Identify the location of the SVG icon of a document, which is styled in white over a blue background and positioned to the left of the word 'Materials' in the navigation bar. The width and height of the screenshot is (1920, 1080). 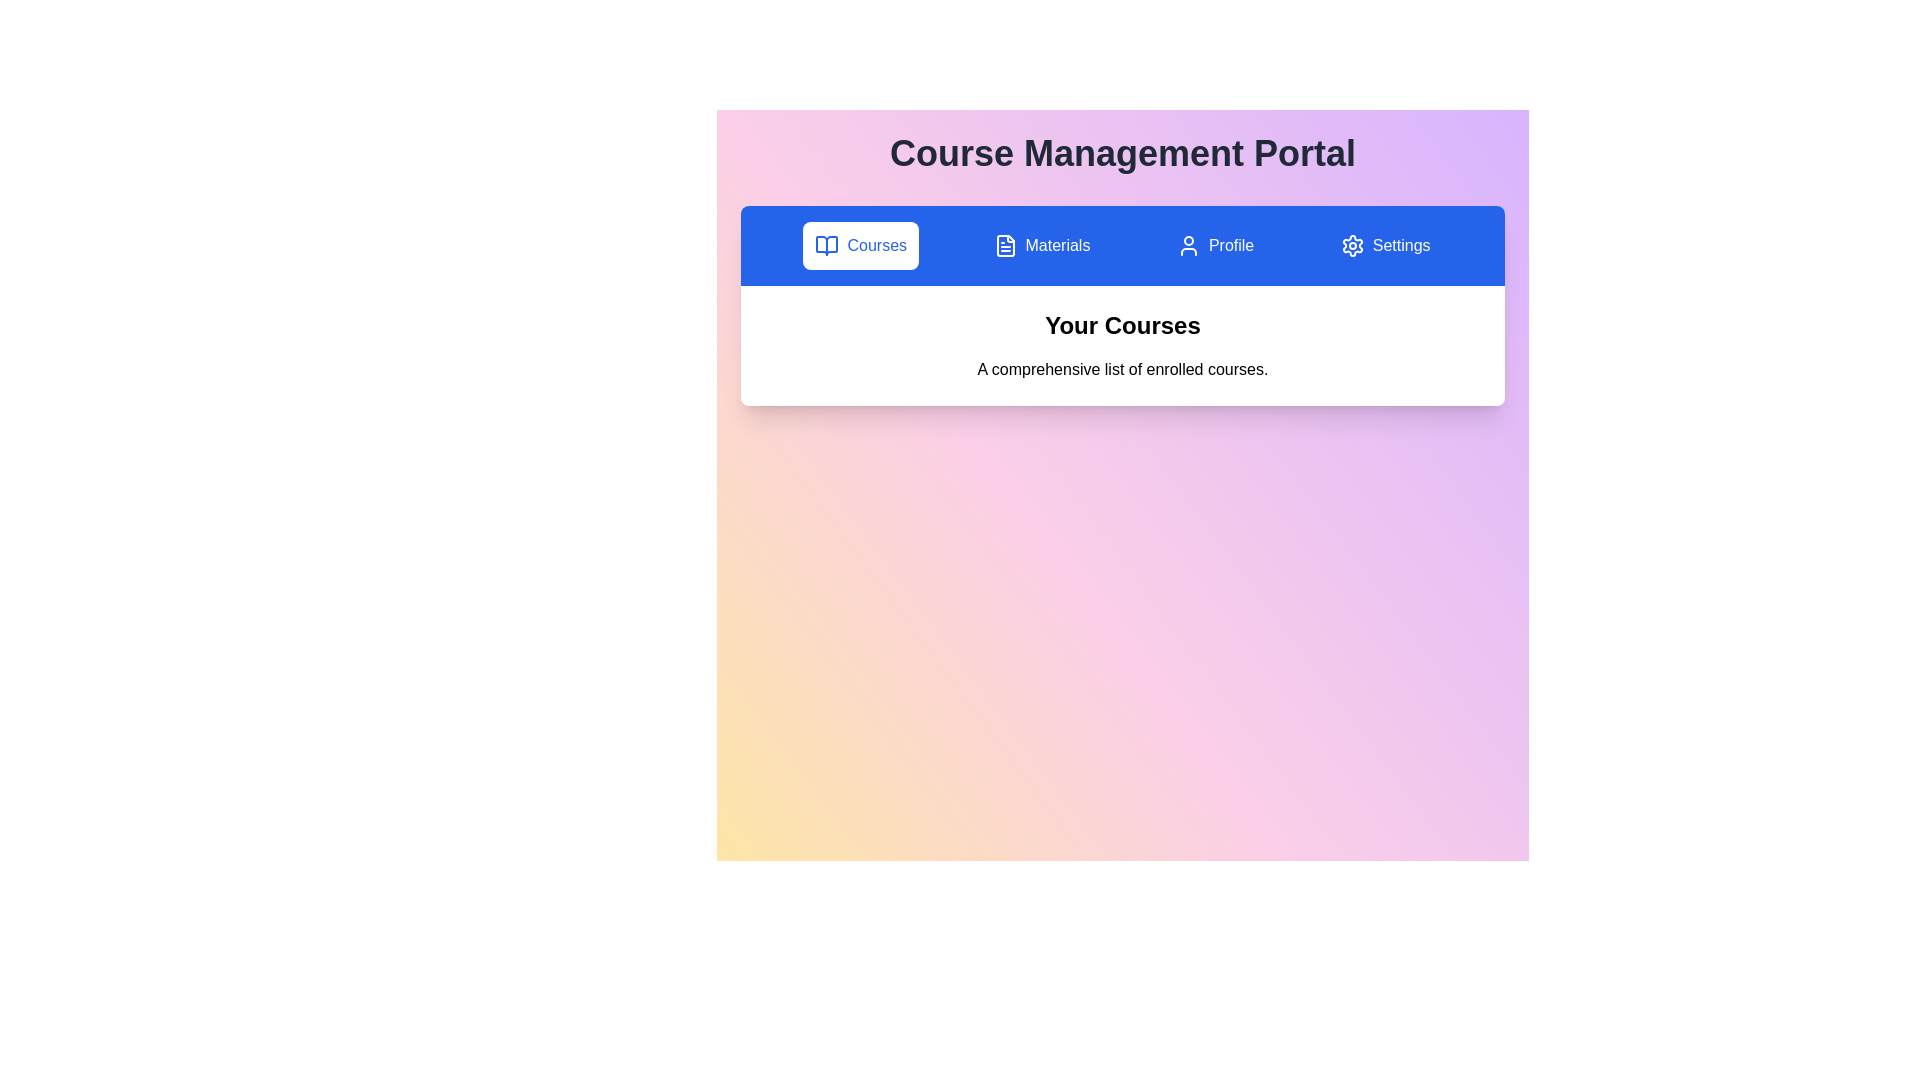
(1005, 245).